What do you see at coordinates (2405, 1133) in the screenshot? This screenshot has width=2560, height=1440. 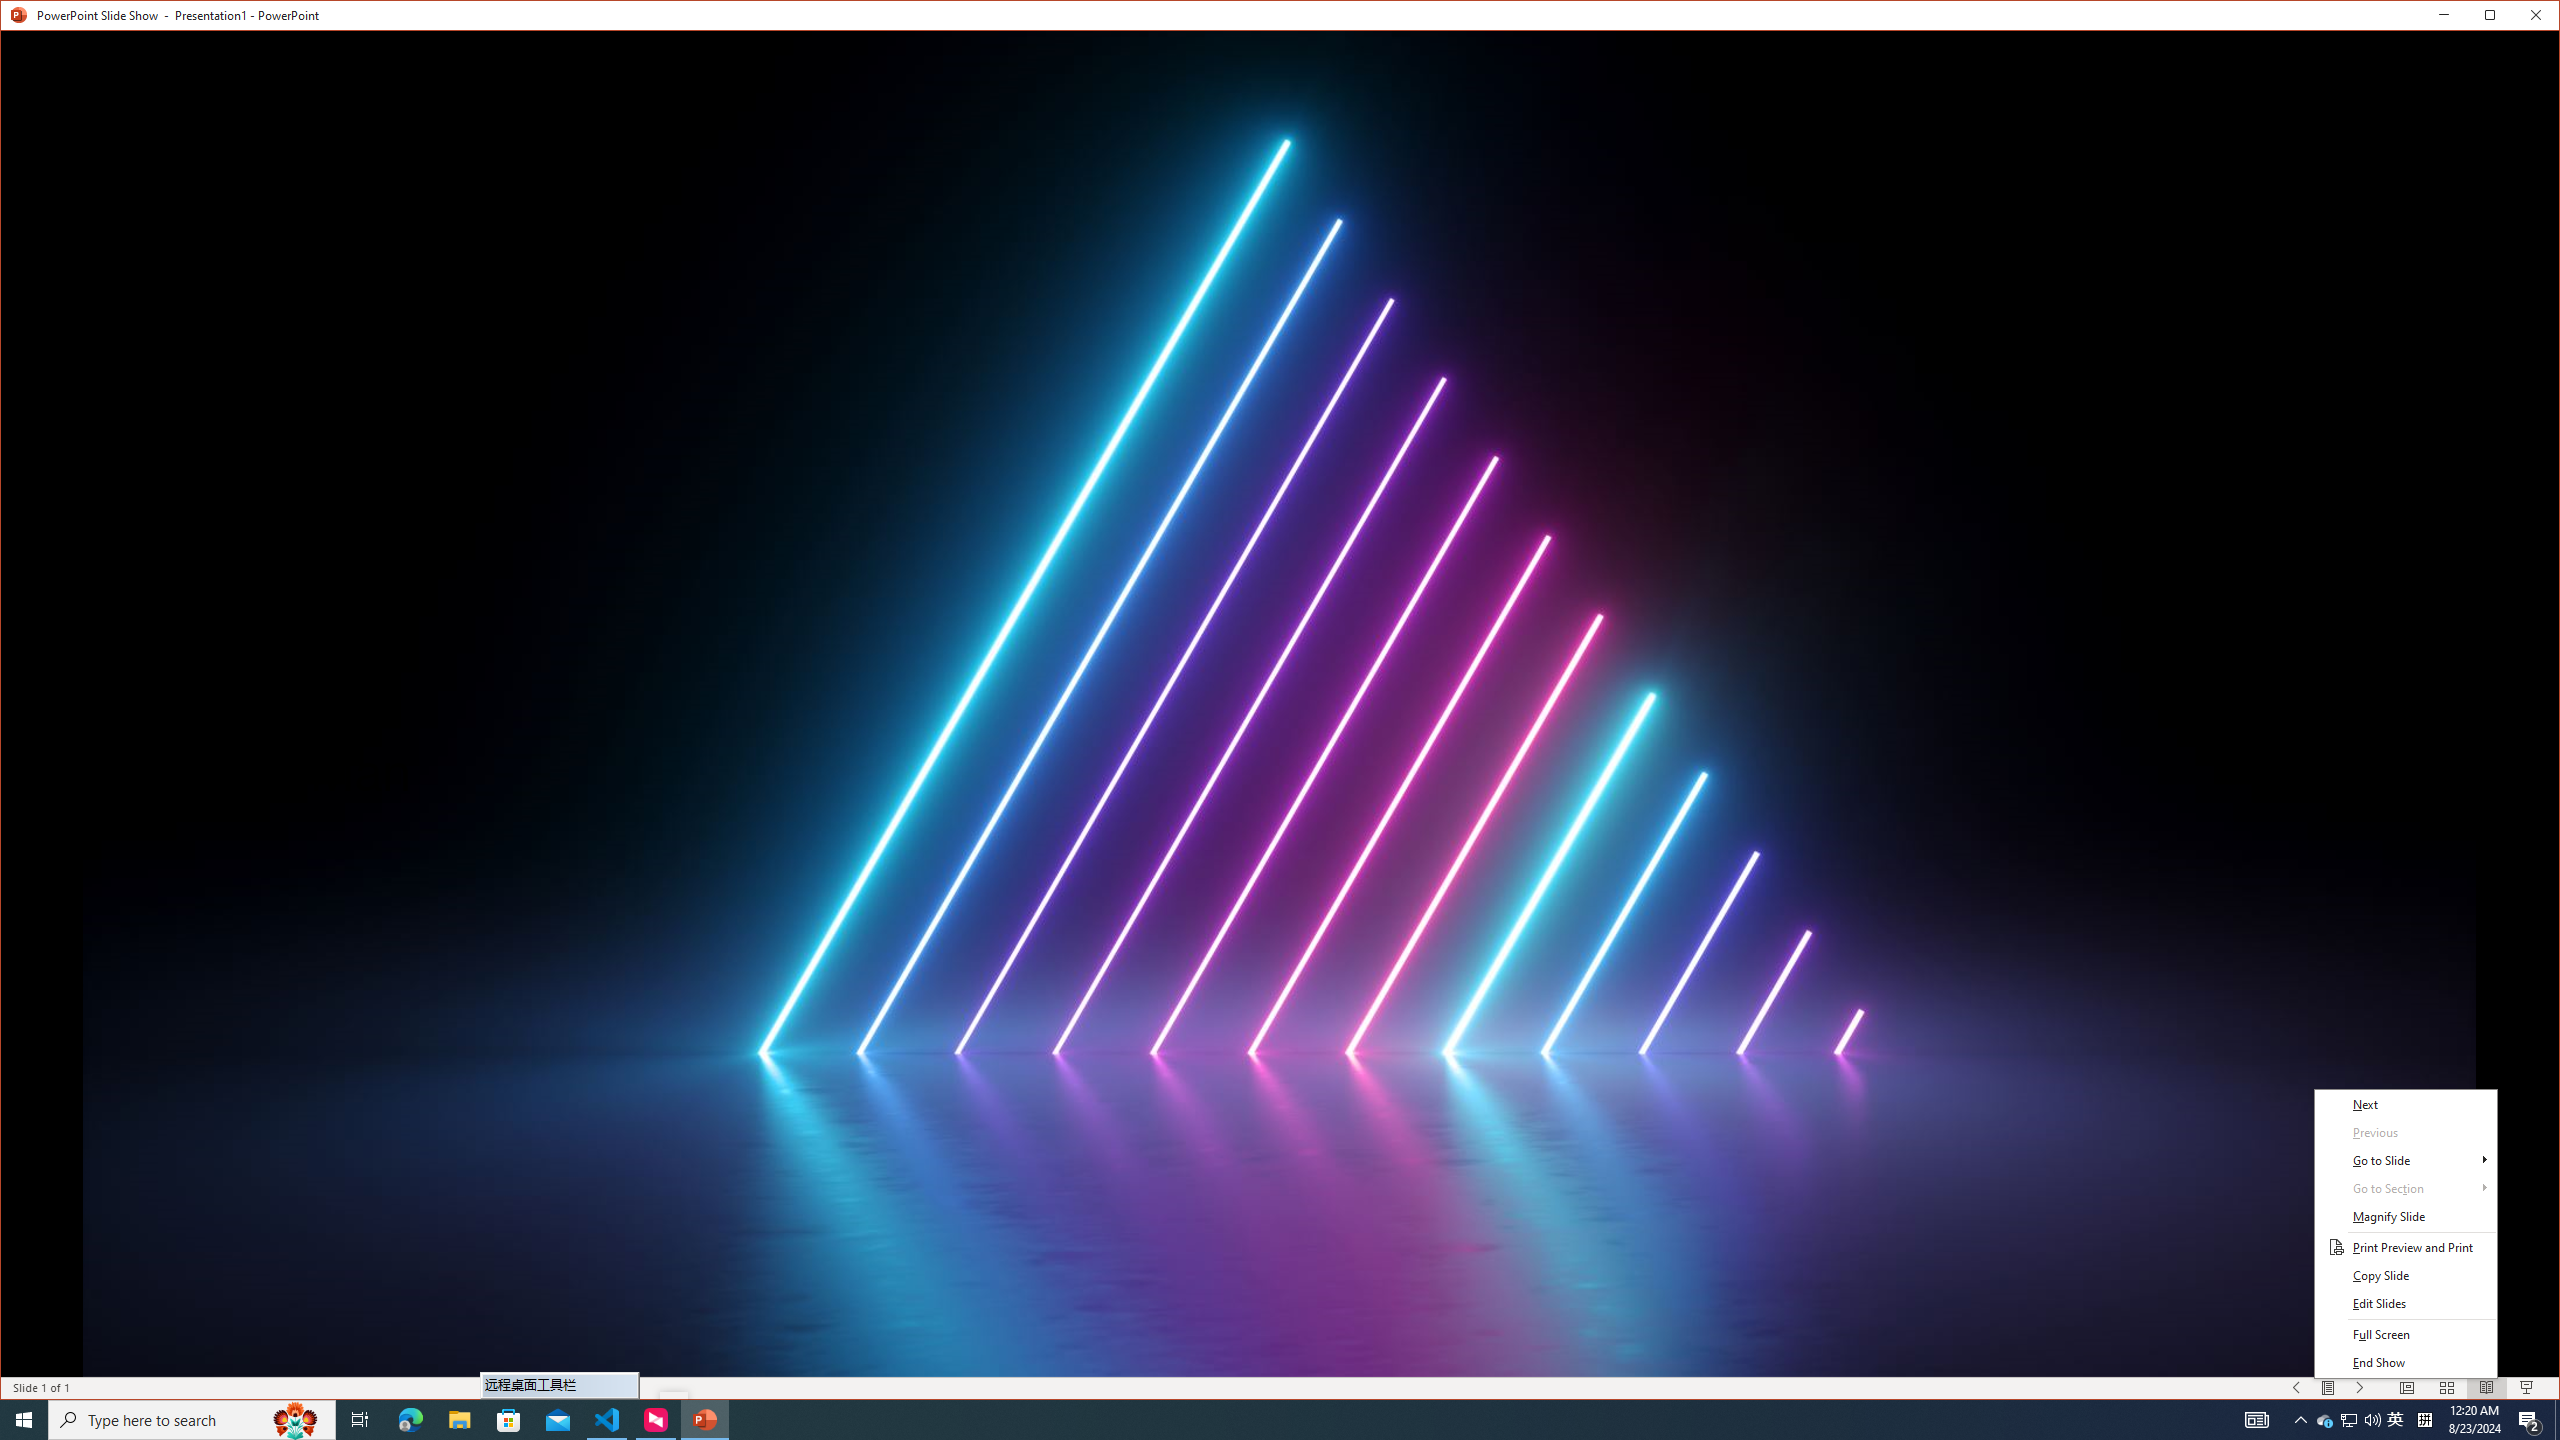 I see `'Previous'` at bounding box center [2405, 1133].